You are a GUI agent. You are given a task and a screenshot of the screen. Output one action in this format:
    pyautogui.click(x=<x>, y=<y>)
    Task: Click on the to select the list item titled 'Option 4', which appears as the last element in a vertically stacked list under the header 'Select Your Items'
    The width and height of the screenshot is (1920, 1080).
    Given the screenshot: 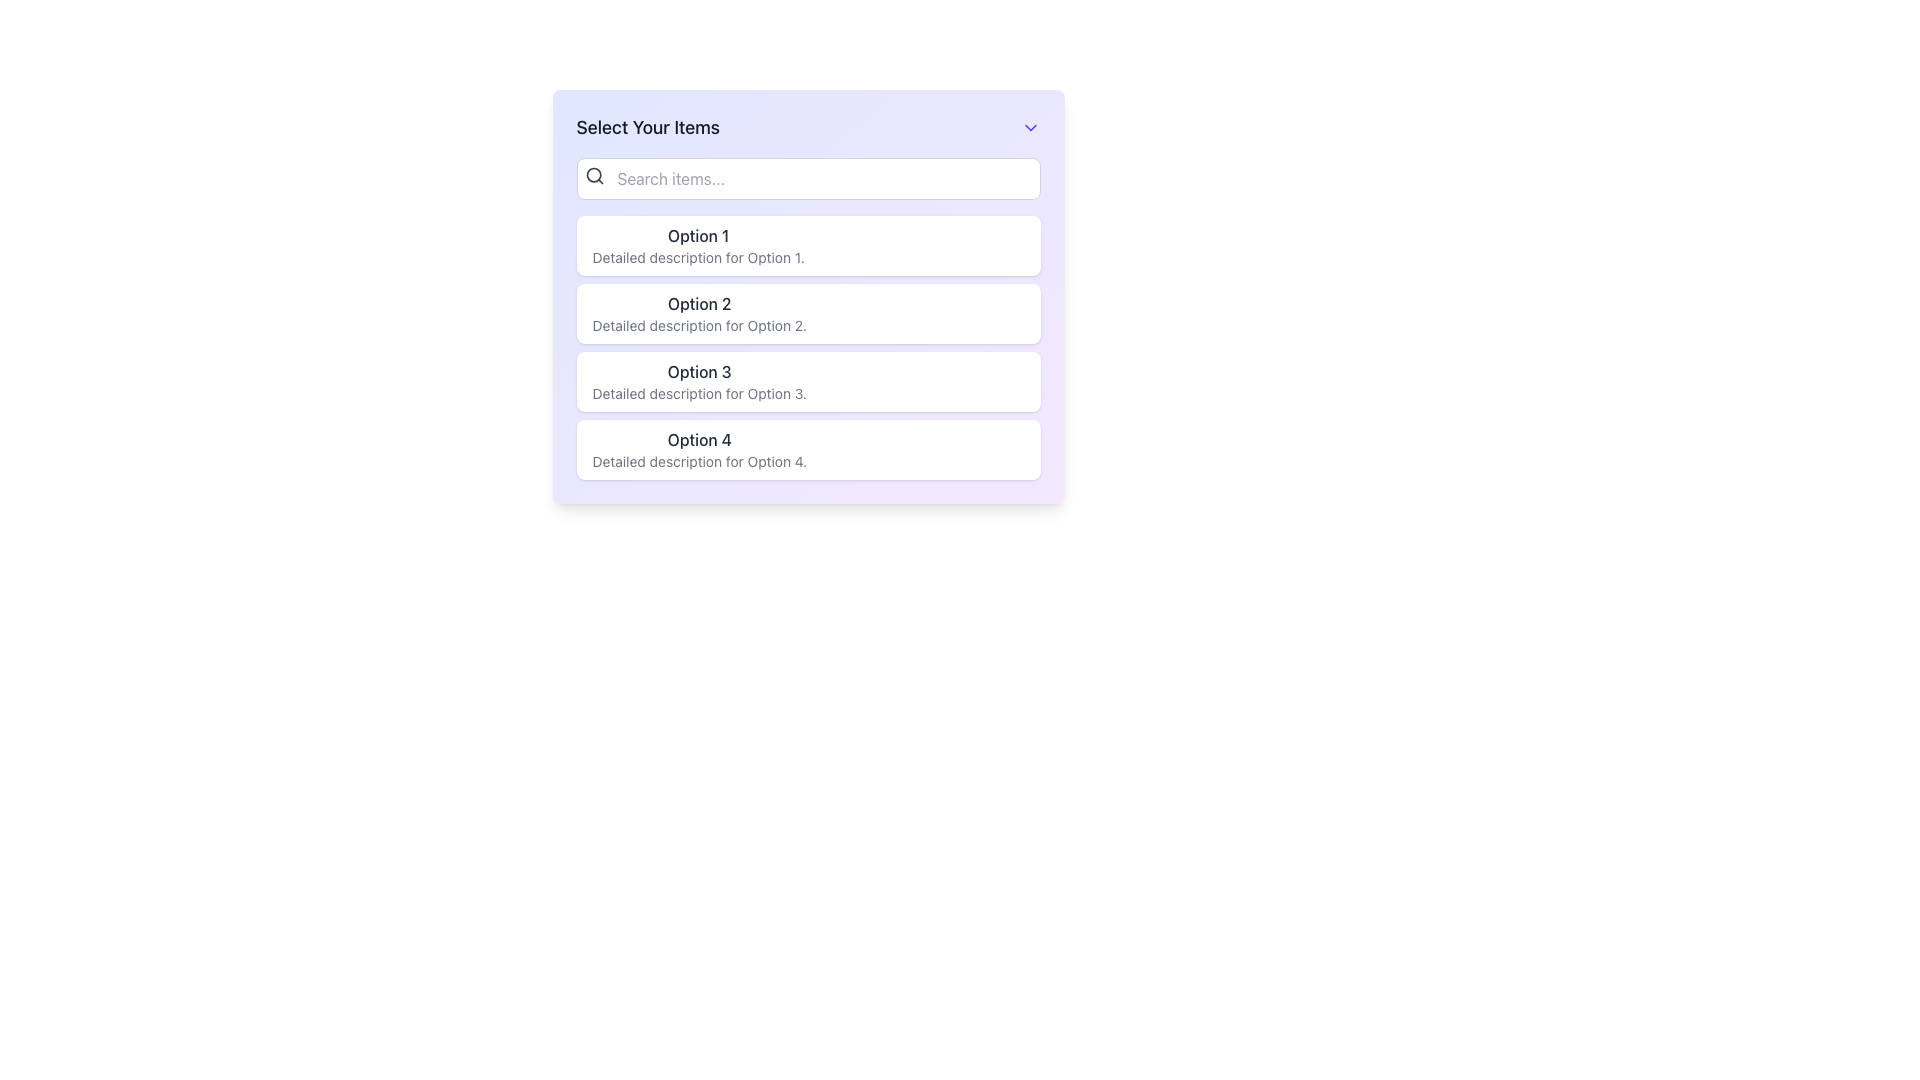 What is the action you would take?
    pyautogui.click(x=699, y=450)
    